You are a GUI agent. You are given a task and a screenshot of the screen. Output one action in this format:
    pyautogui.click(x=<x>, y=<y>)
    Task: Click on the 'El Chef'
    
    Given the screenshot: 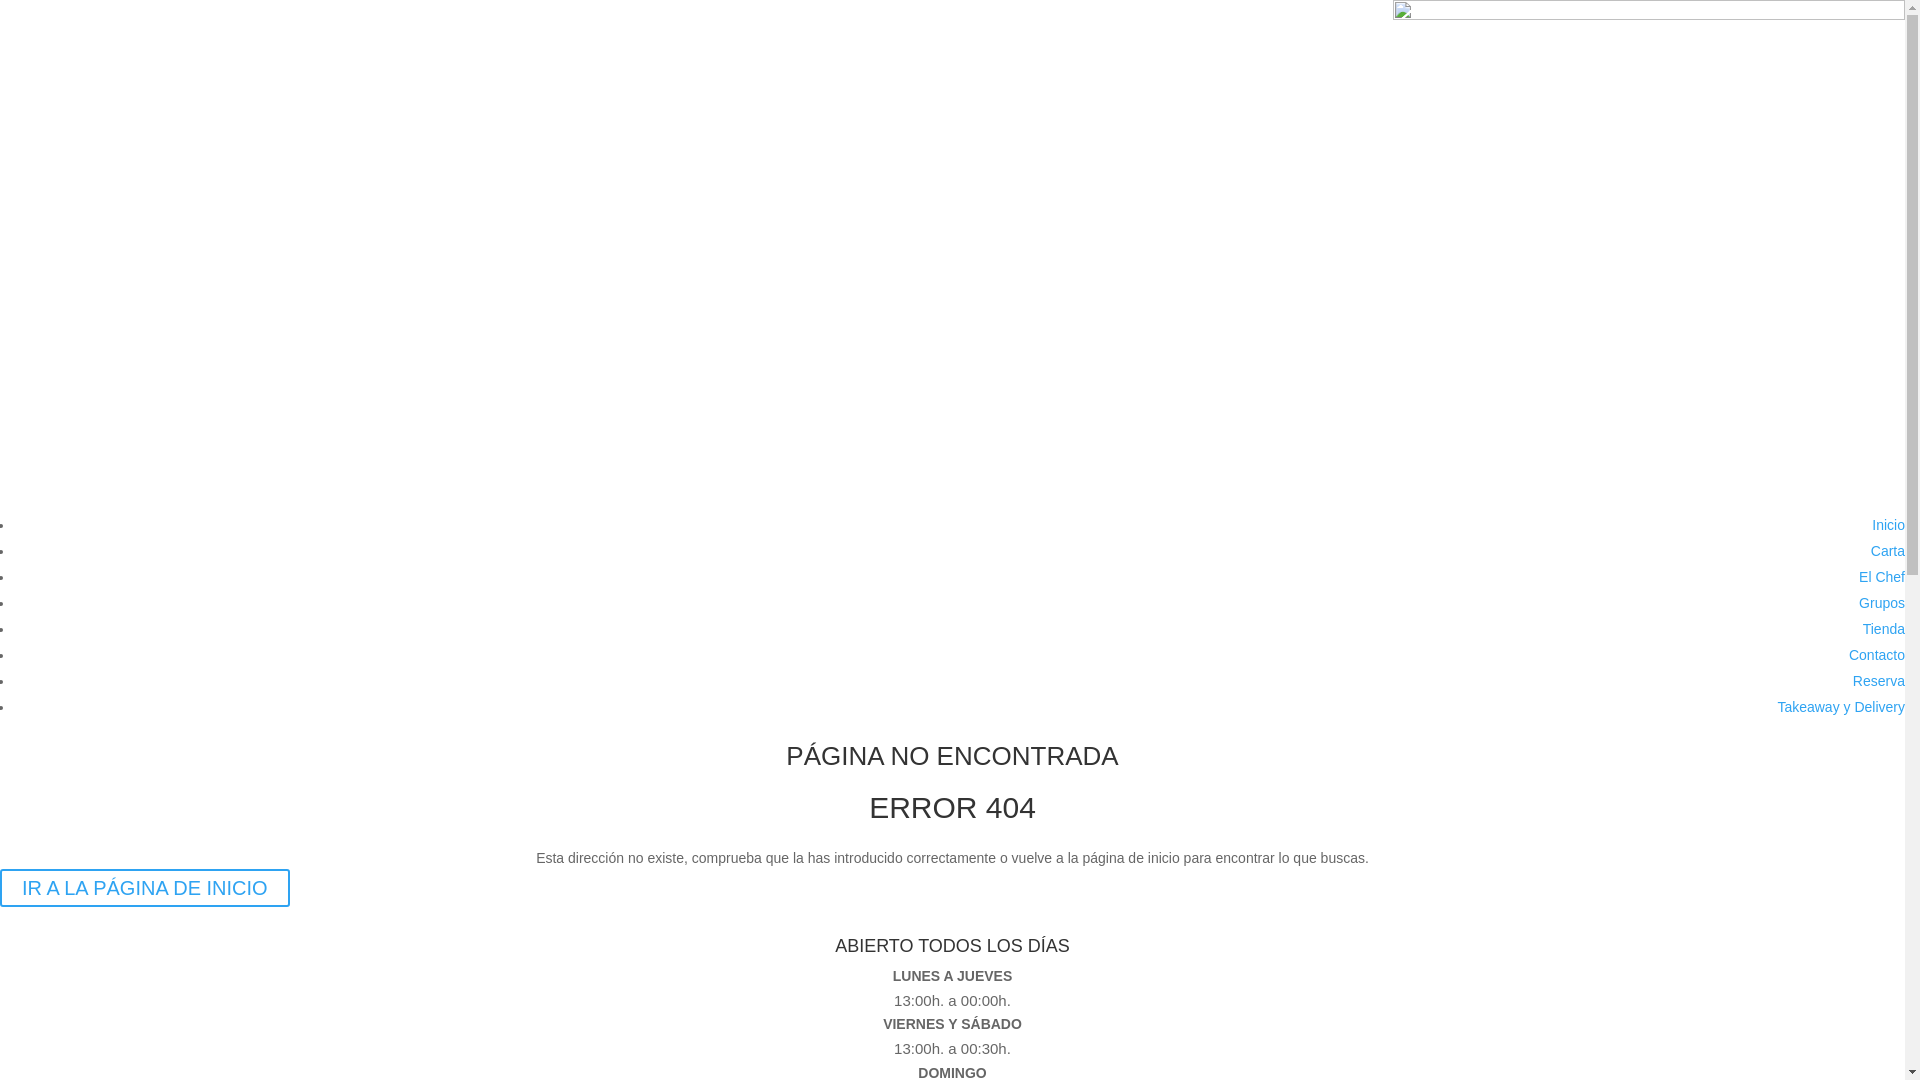 What is the action you would take?
    pyautogui.click(x=1880, y=577)
    